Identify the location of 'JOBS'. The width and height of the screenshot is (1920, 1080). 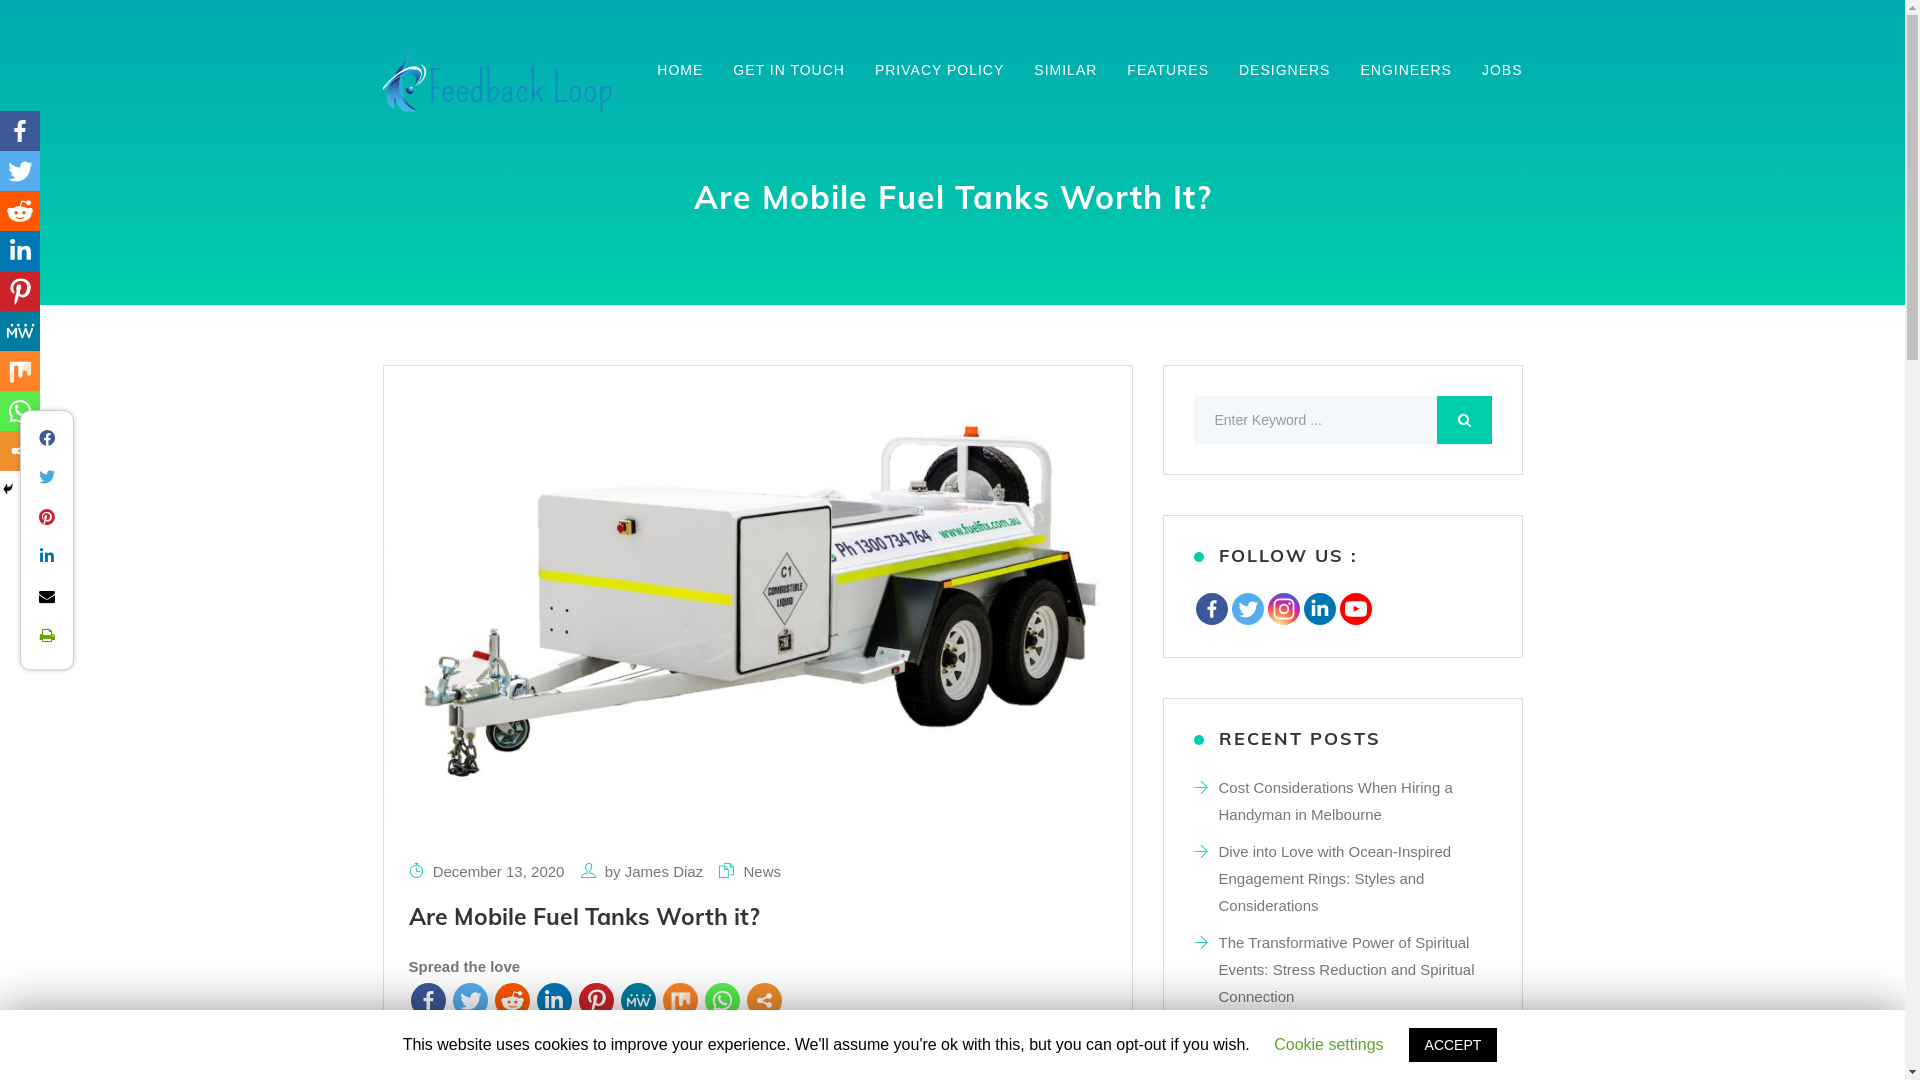
(1467, 68).